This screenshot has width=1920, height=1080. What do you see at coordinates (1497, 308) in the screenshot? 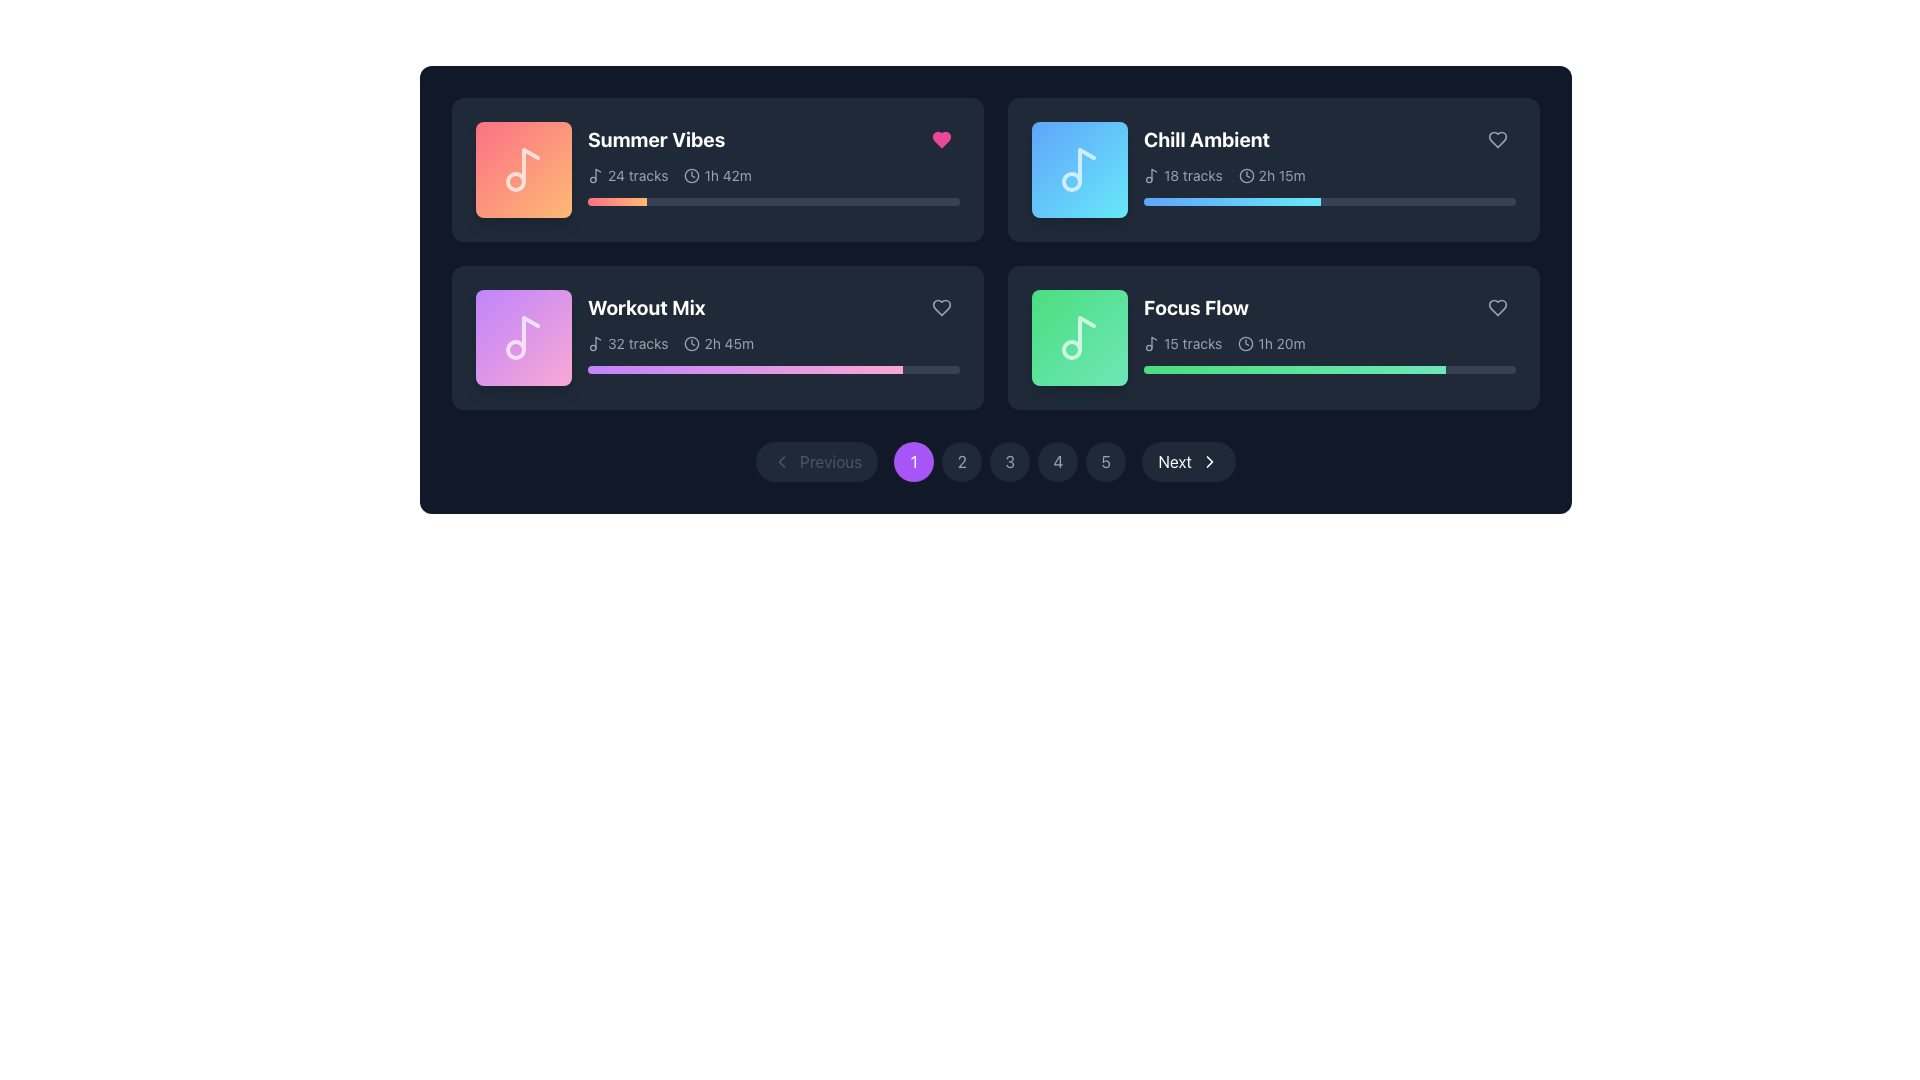
I see `the heart icon button located in the top-right corner of the 'Focus Flow' card` at bounding box center [1497, 308].